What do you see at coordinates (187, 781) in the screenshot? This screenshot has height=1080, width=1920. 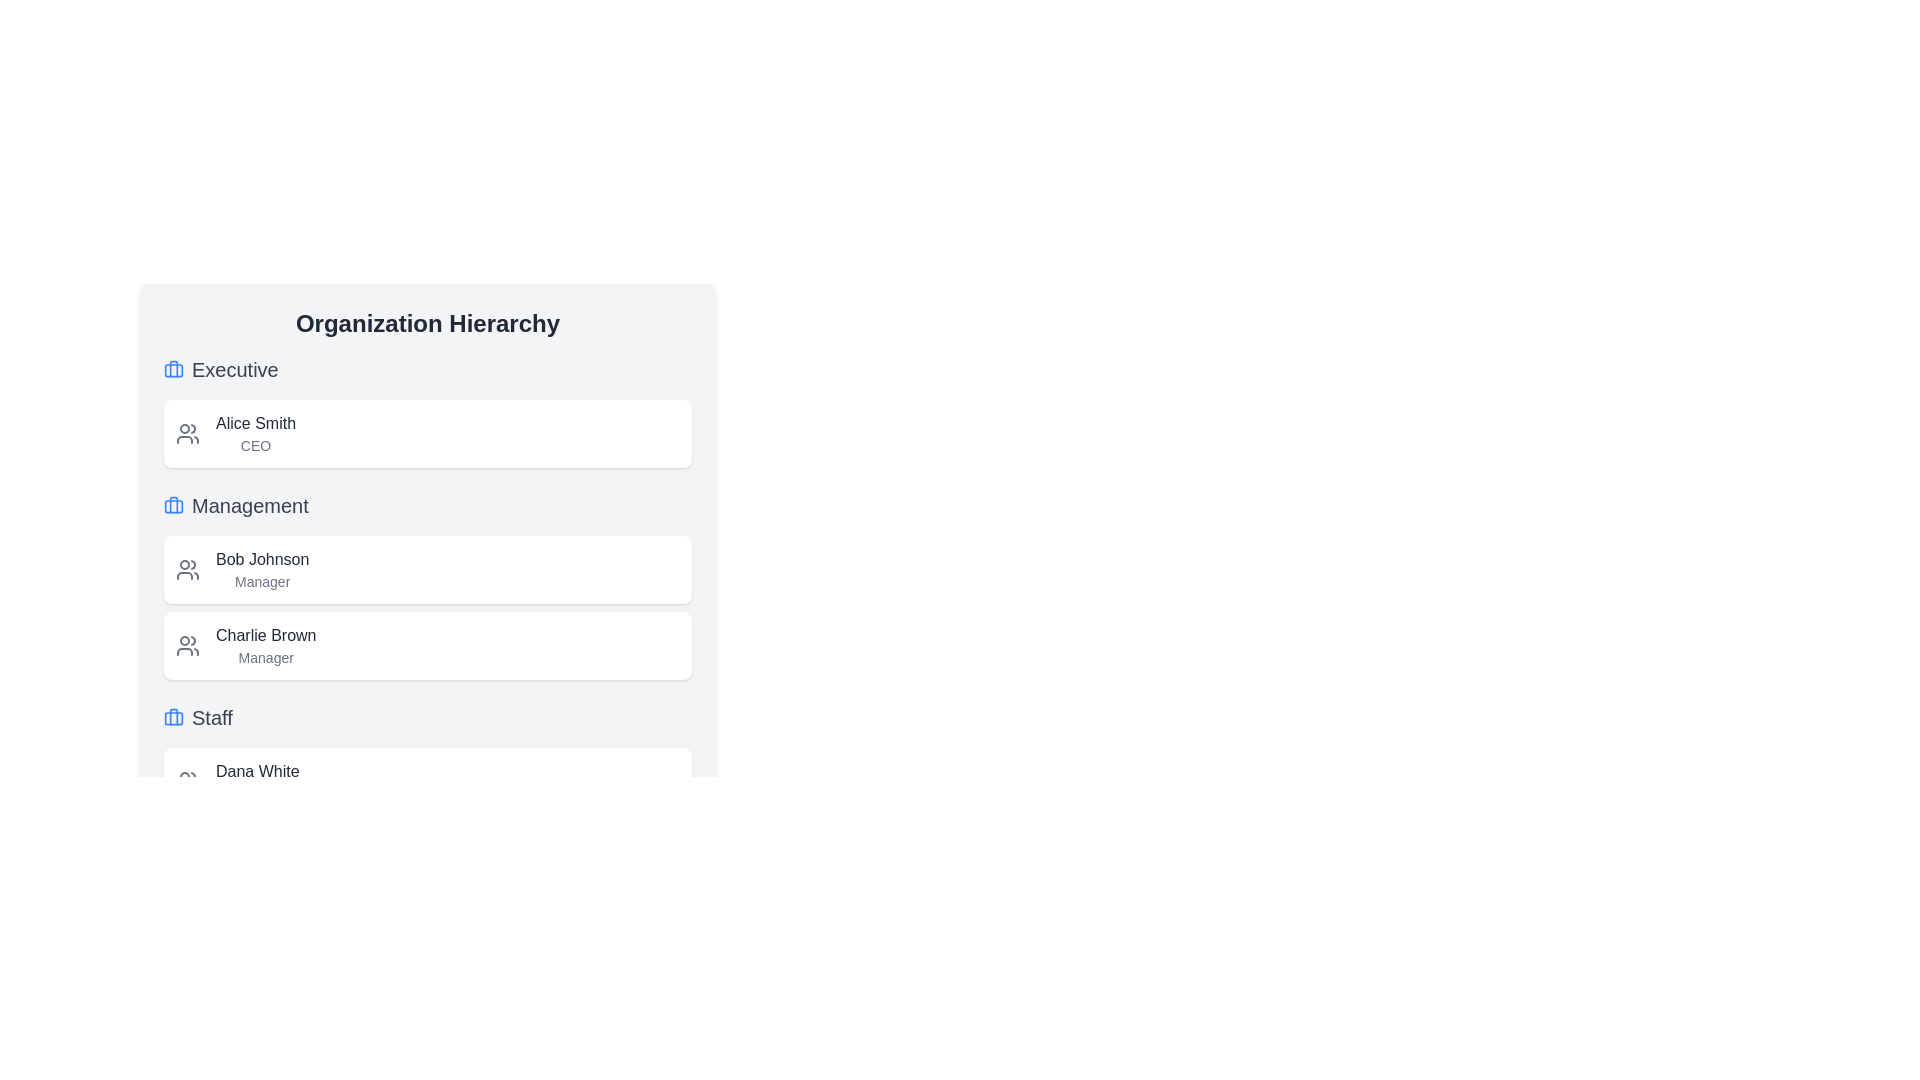 I see `the Decorative Icon that represents the user or group of users identified by the text 'Dana White' in the 'Staff' section` at bounding box center [187, 781].